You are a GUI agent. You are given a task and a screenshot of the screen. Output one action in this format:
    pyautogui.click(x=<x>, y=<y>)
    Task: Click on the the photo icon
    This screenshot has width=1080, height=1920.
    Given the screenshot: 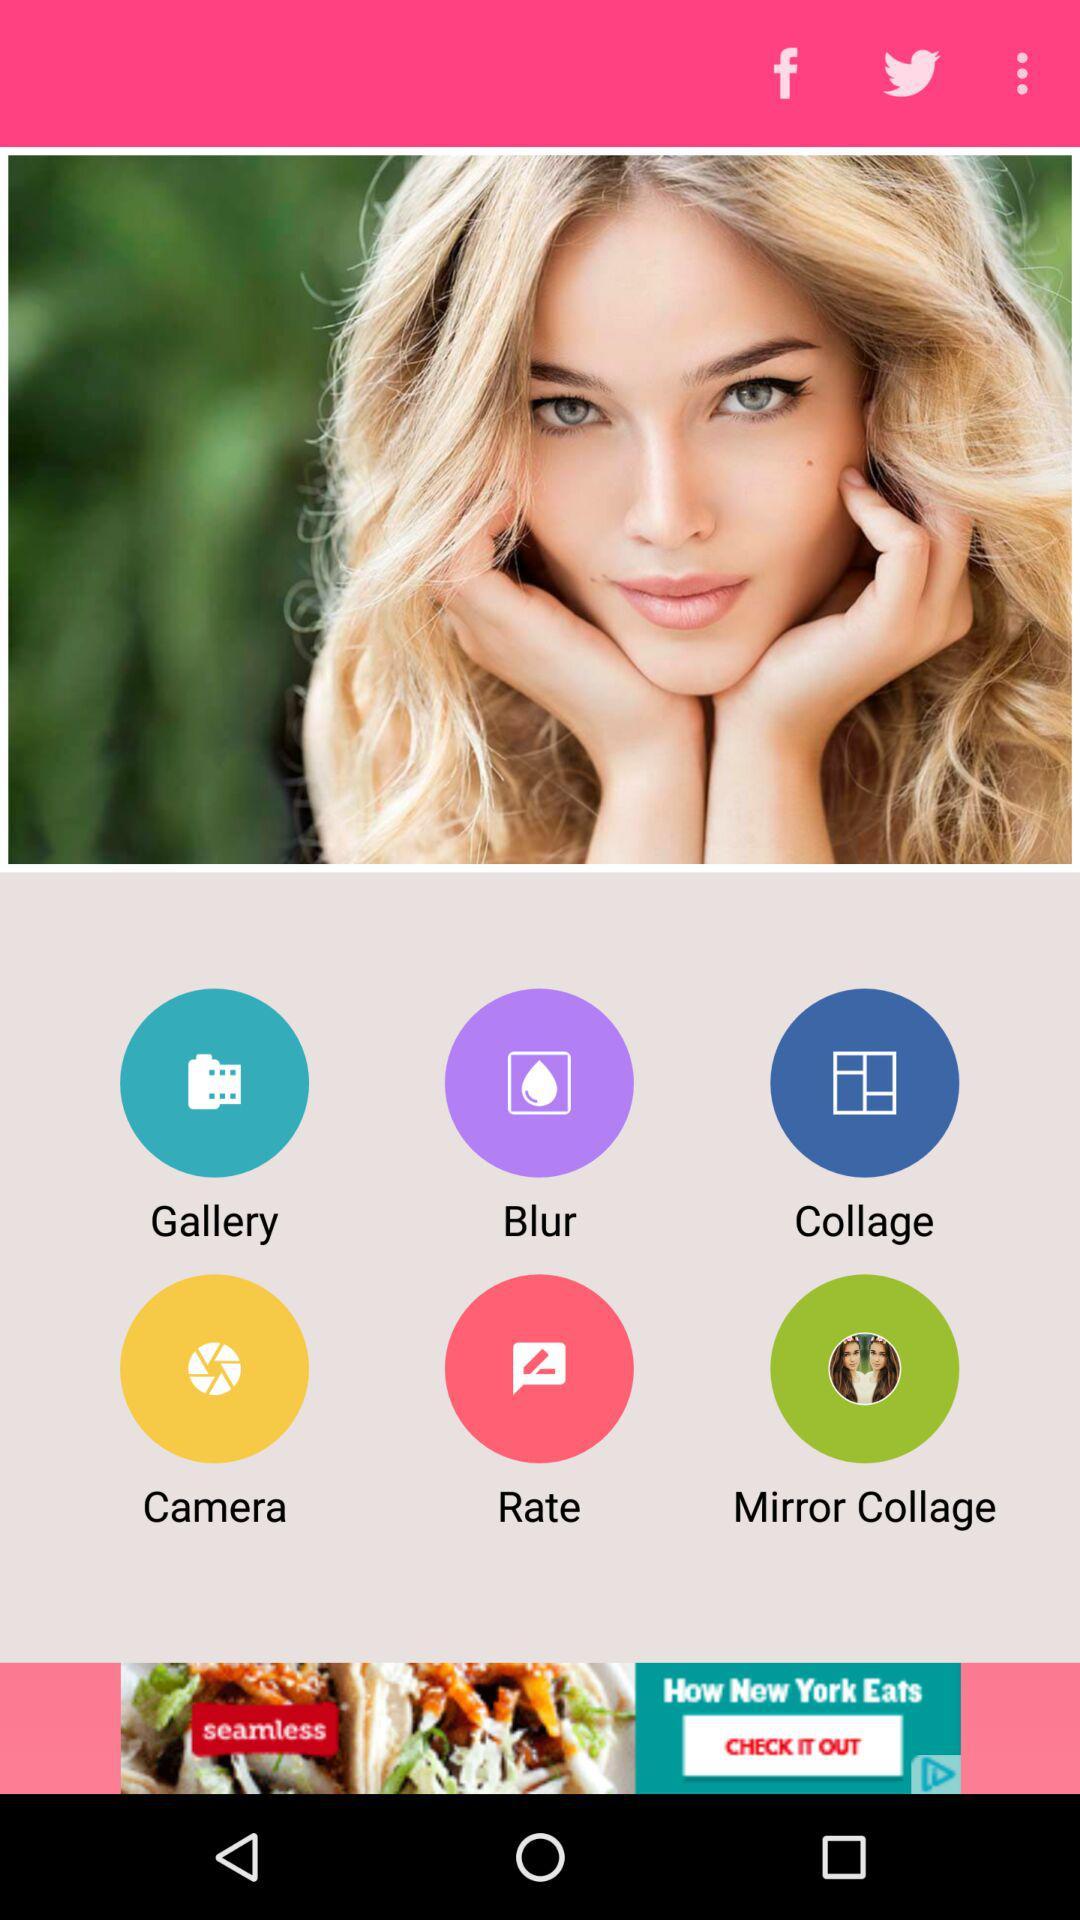 What is the action you would take?
    pyautogui.click(x=538, y=1082)
    